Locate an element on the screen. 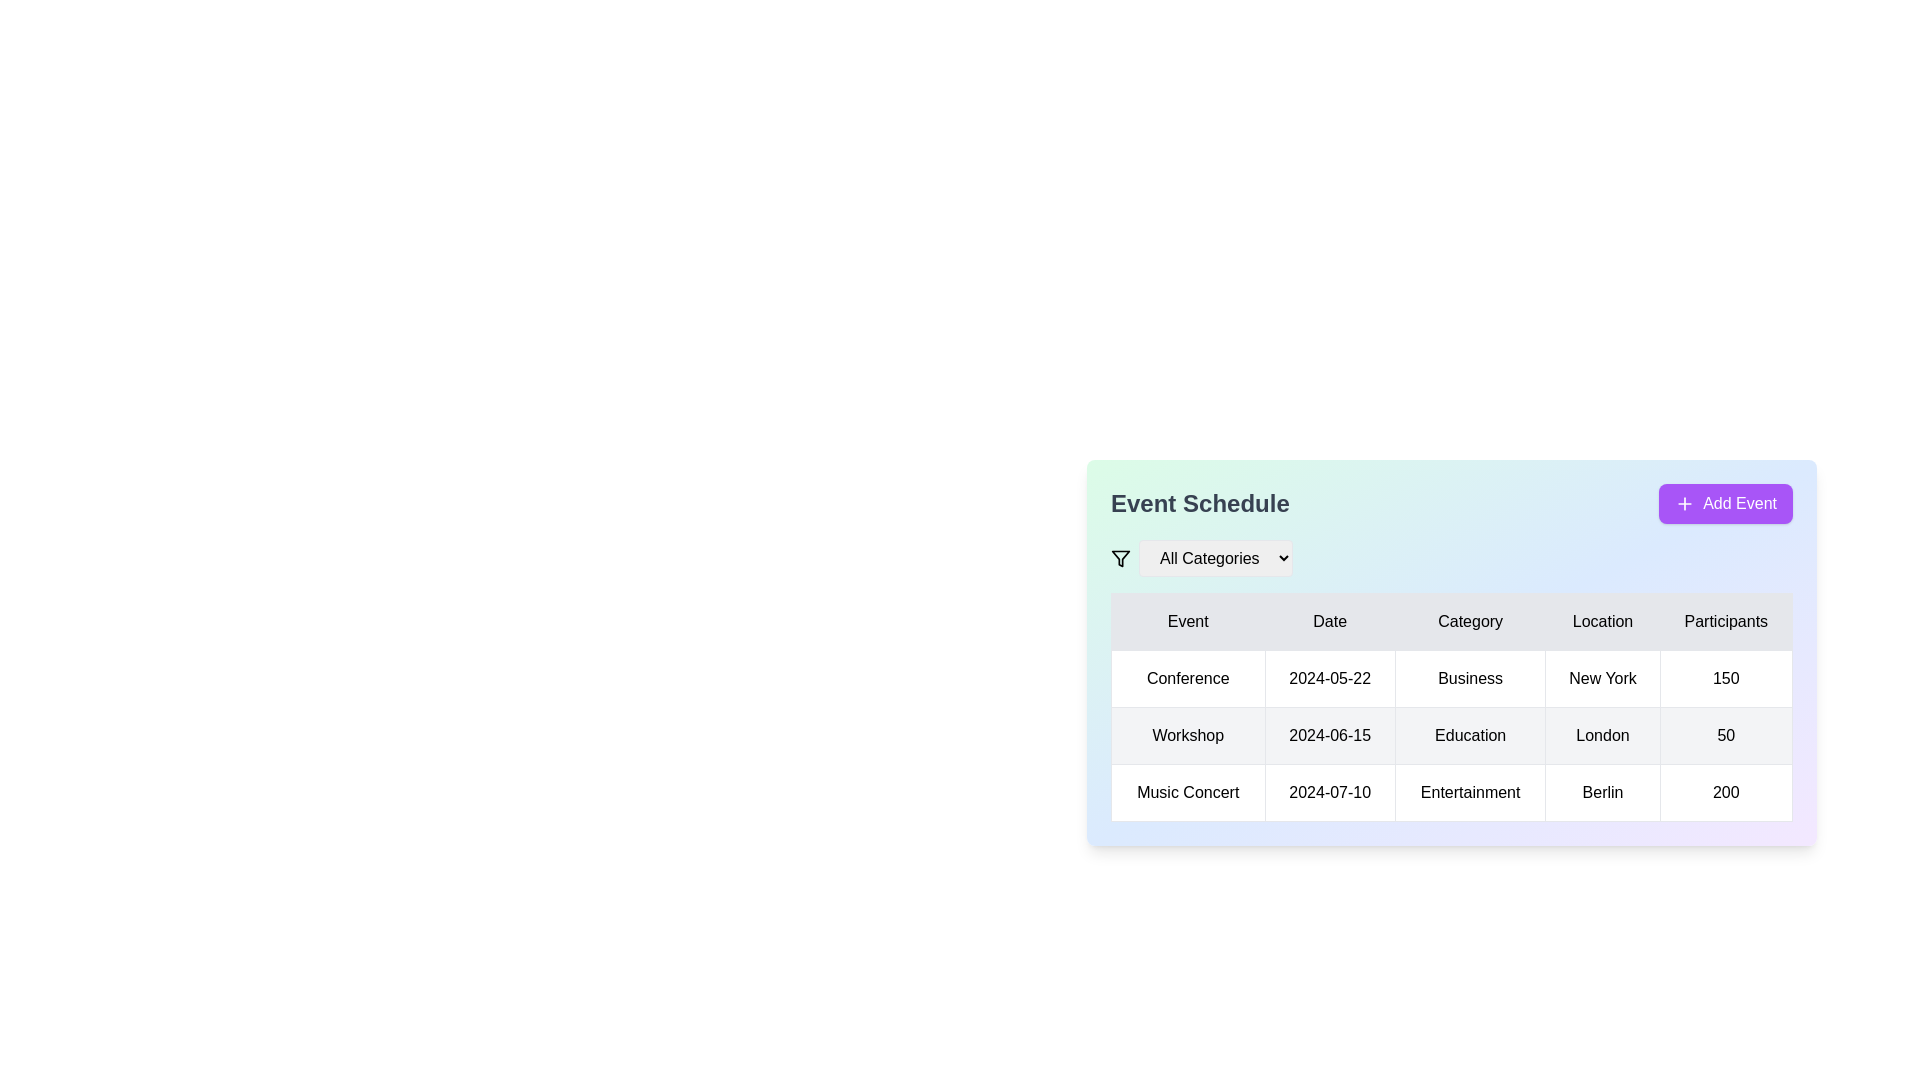  the second row in the events table is located at coordinates (1451, 736).